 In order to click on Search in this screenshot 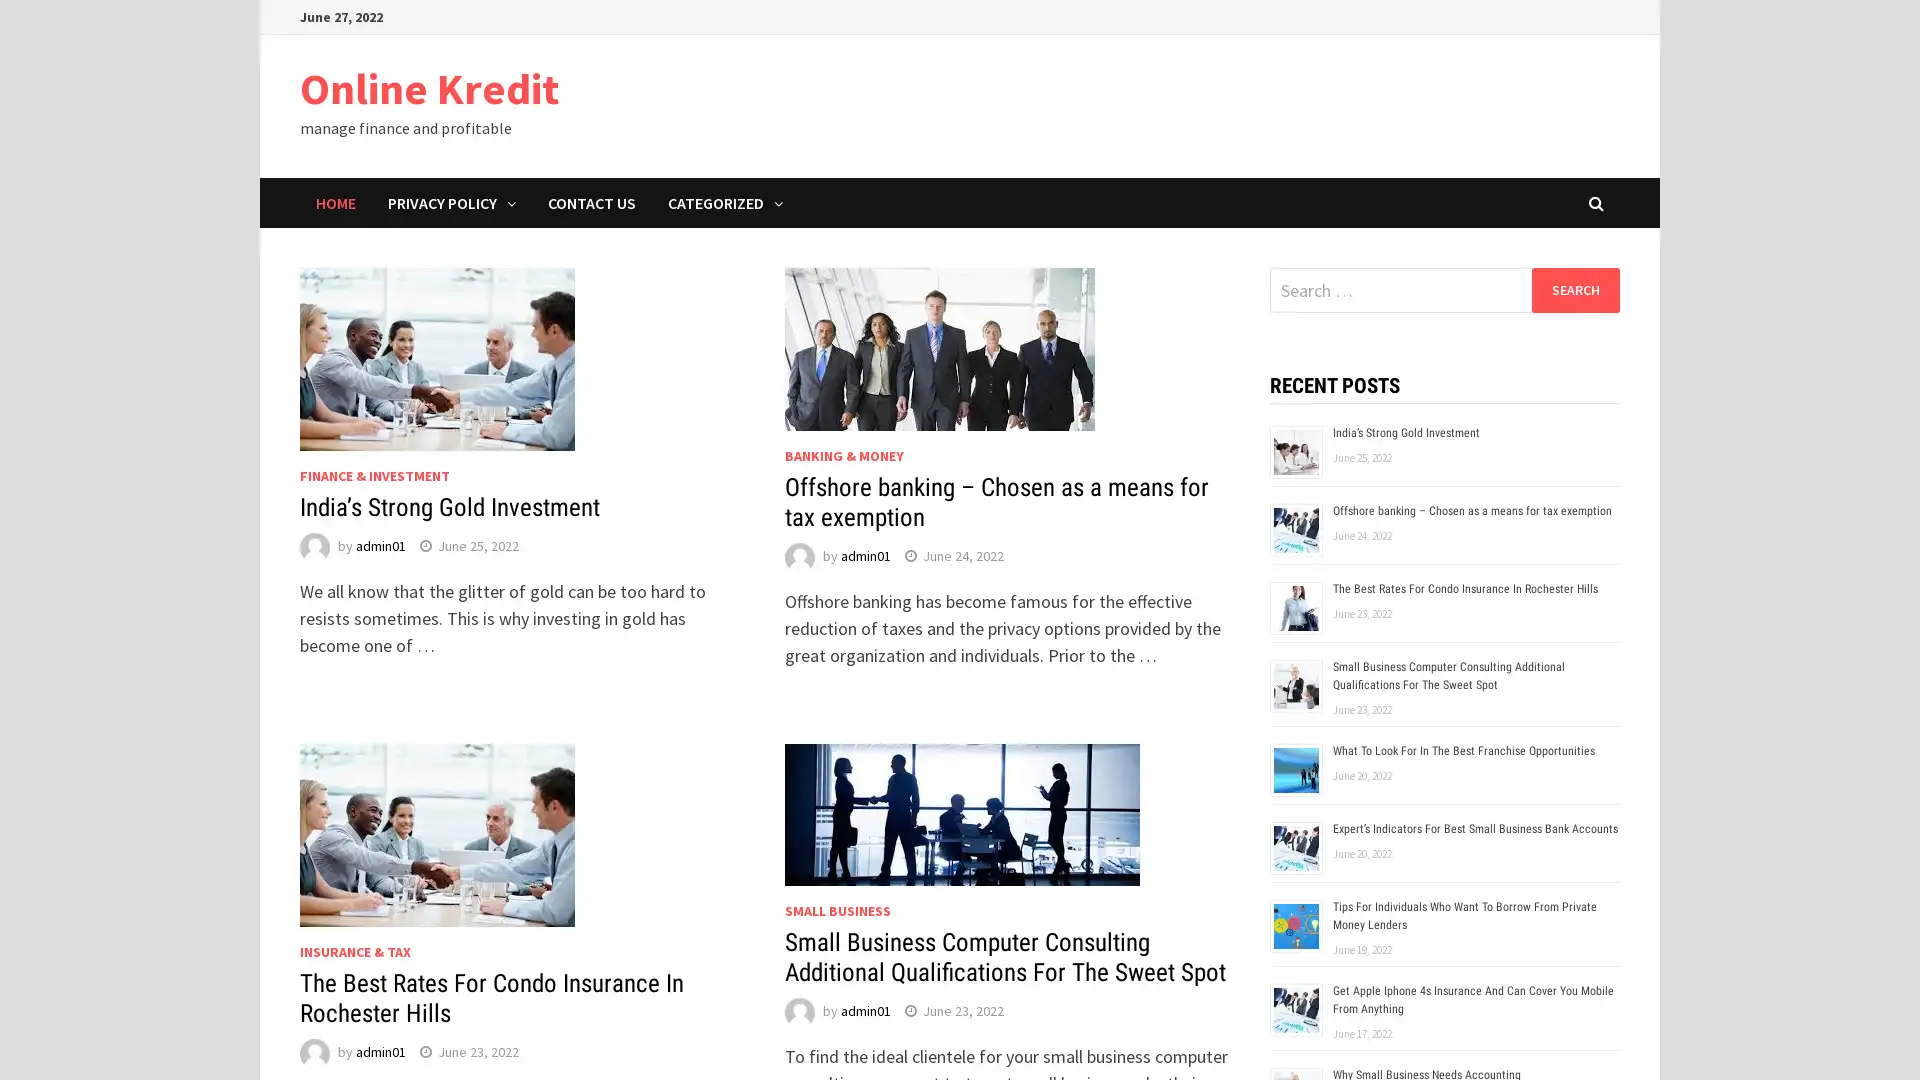, I will do `click(1574, 289)`.